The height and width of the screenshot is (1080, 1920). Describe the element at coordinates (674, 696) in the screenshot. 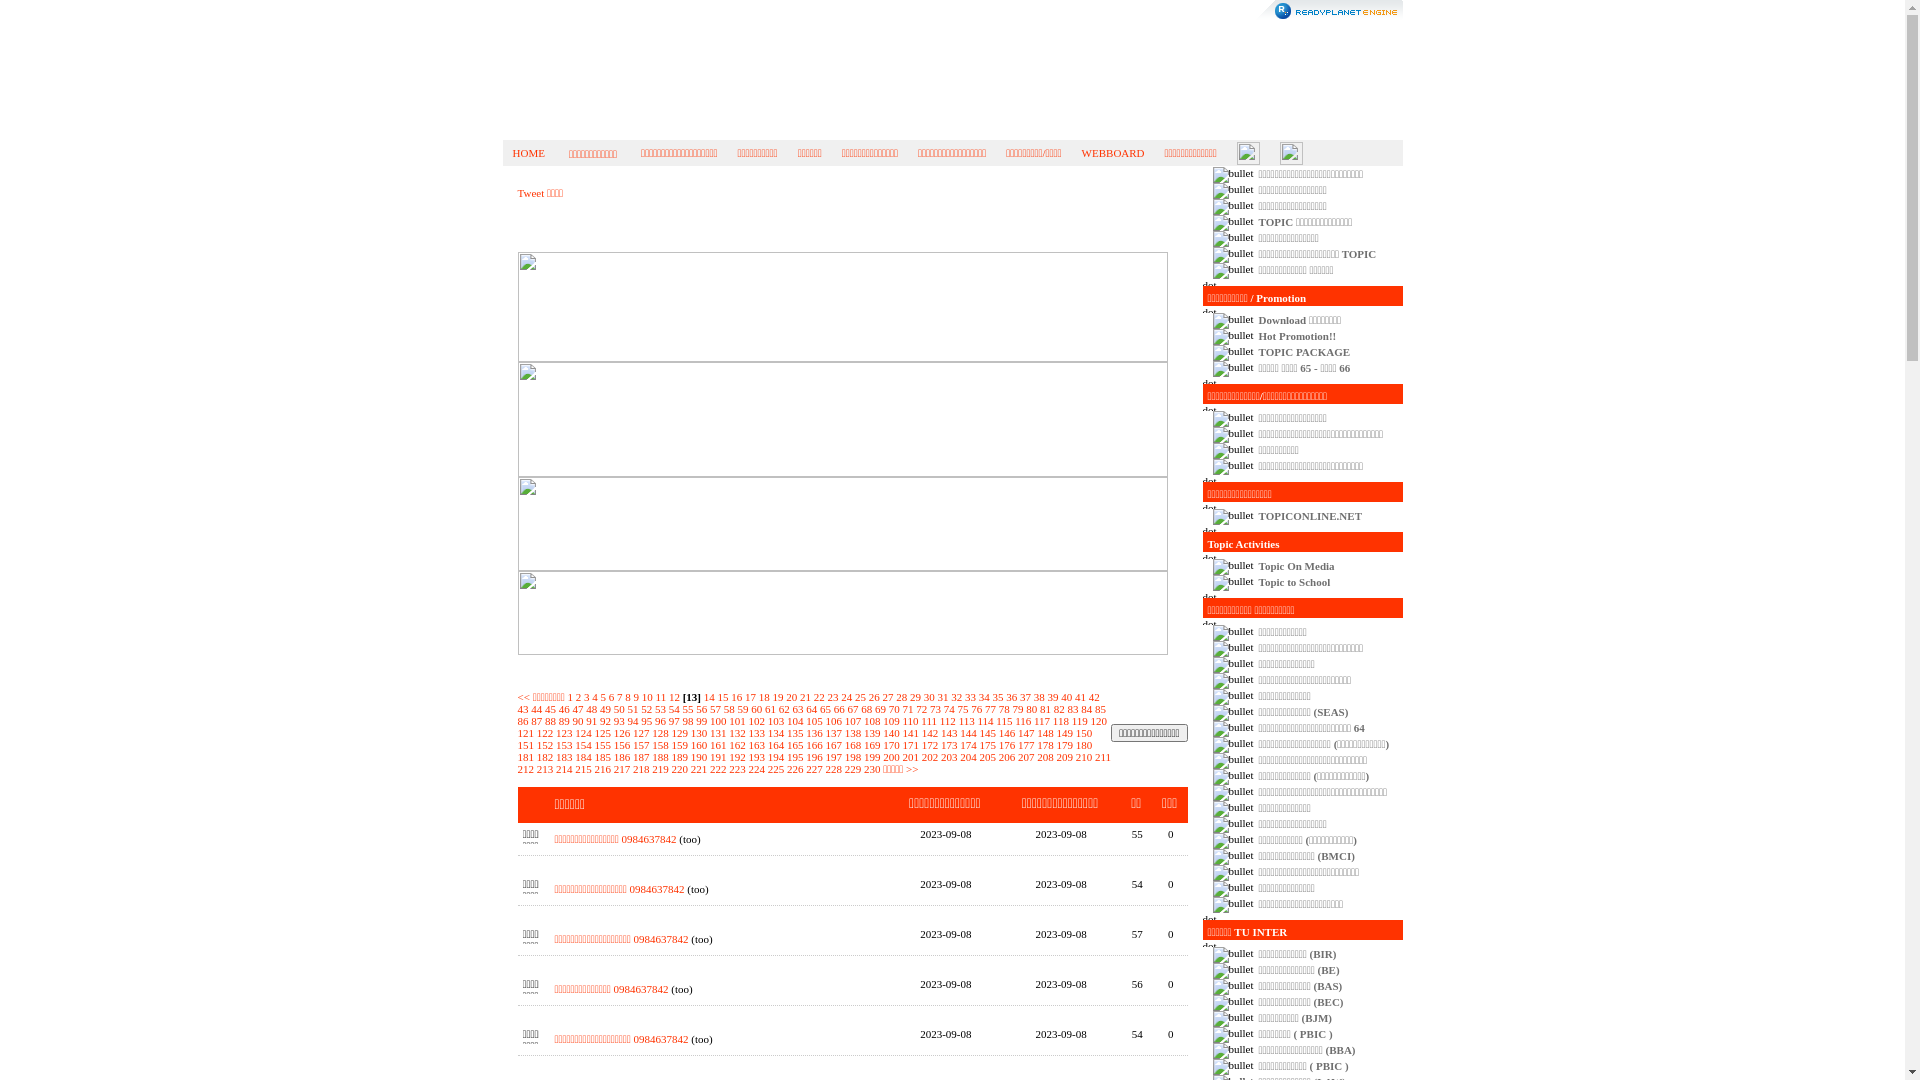

I see `'12'` at that location.